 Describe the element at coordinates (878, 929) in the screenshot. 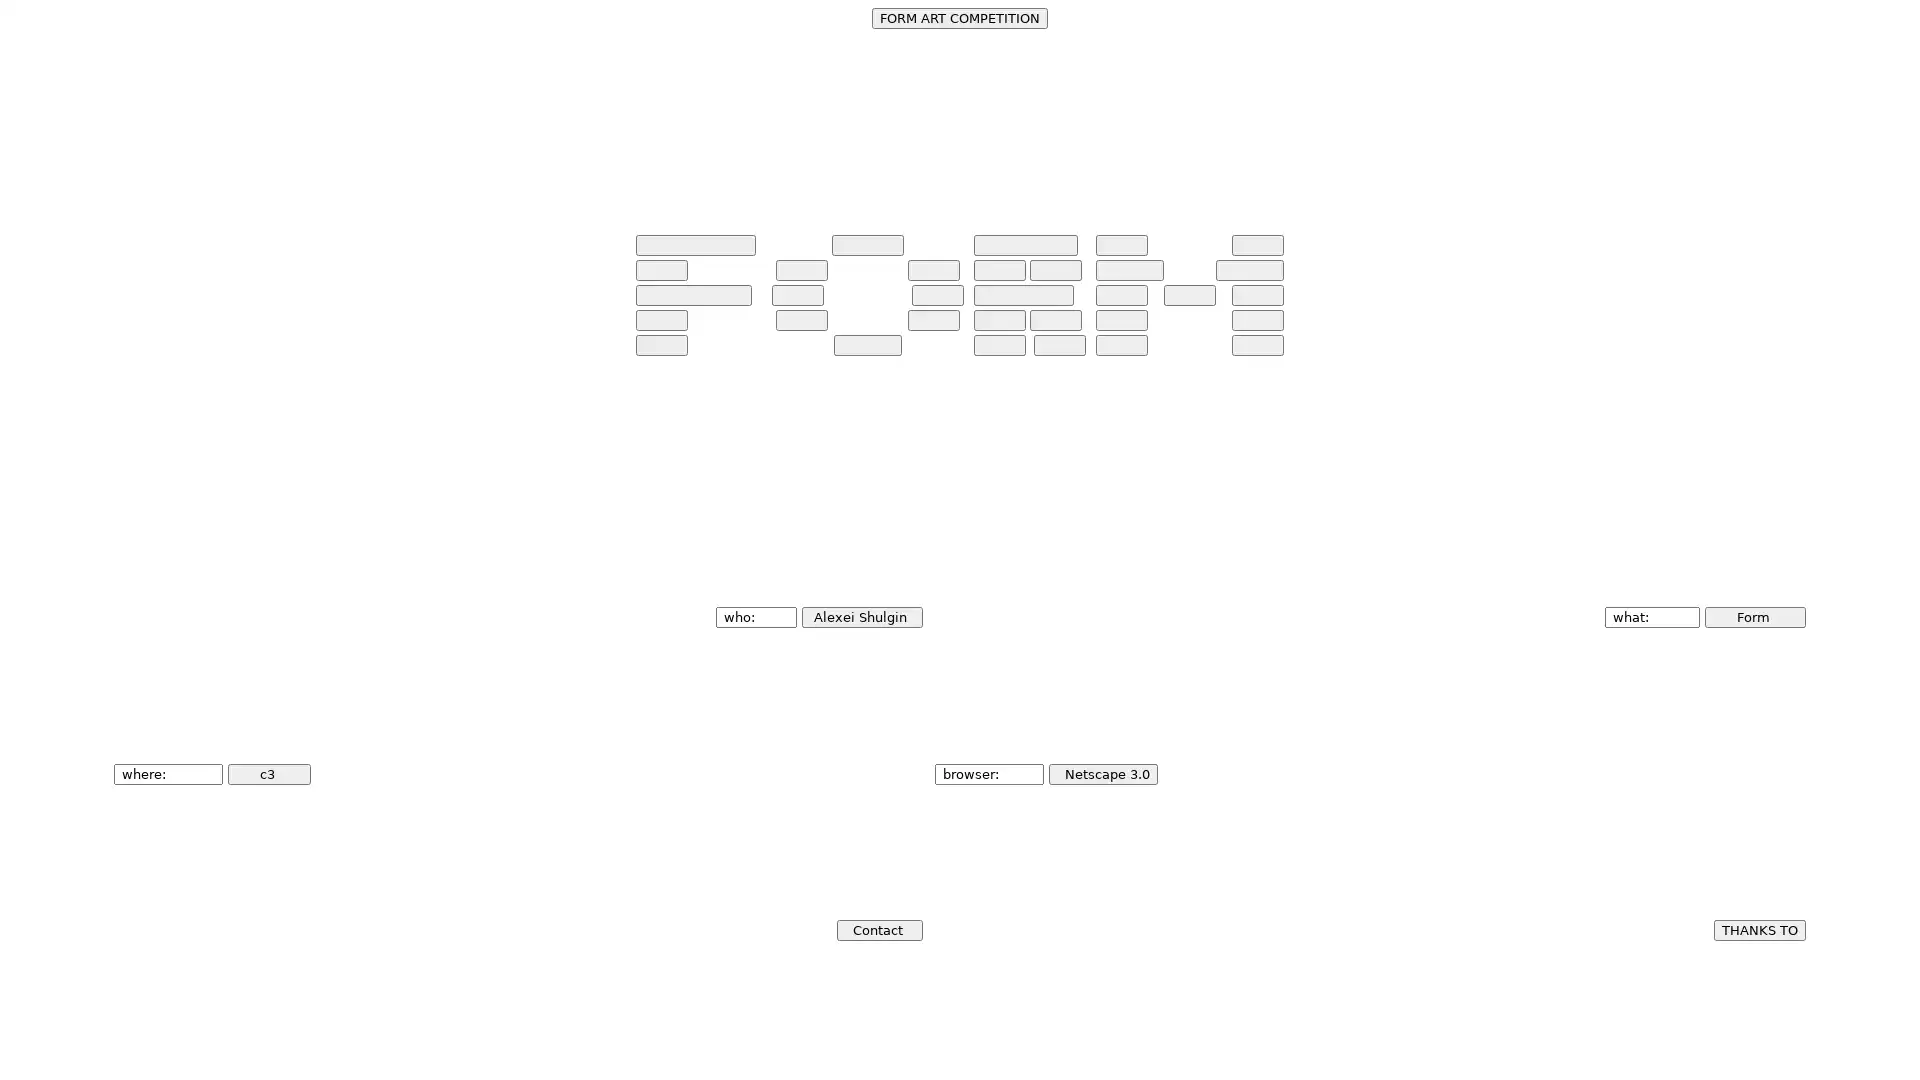

I see `Contact` at that location.